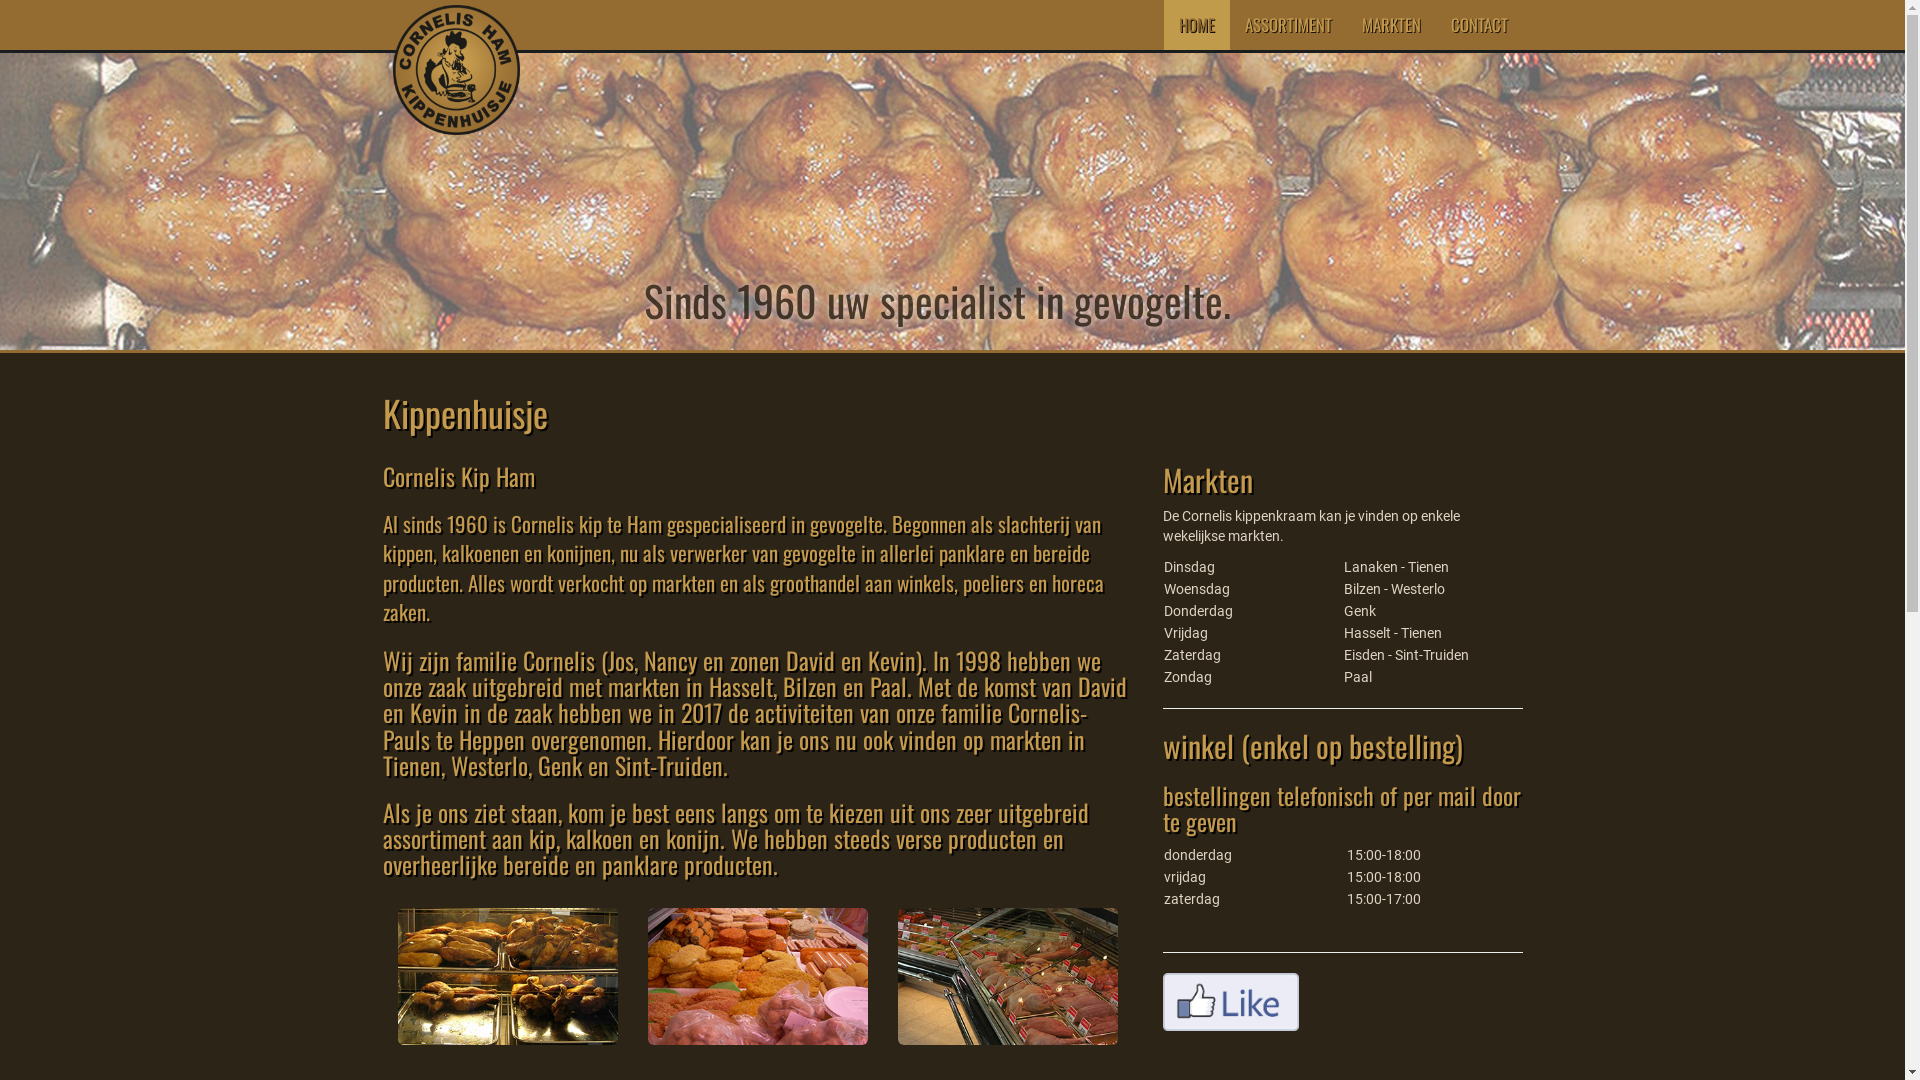 This screenshot has height=1080, width=1920. I want to click on 'CONTACT', so click(1434, 24).